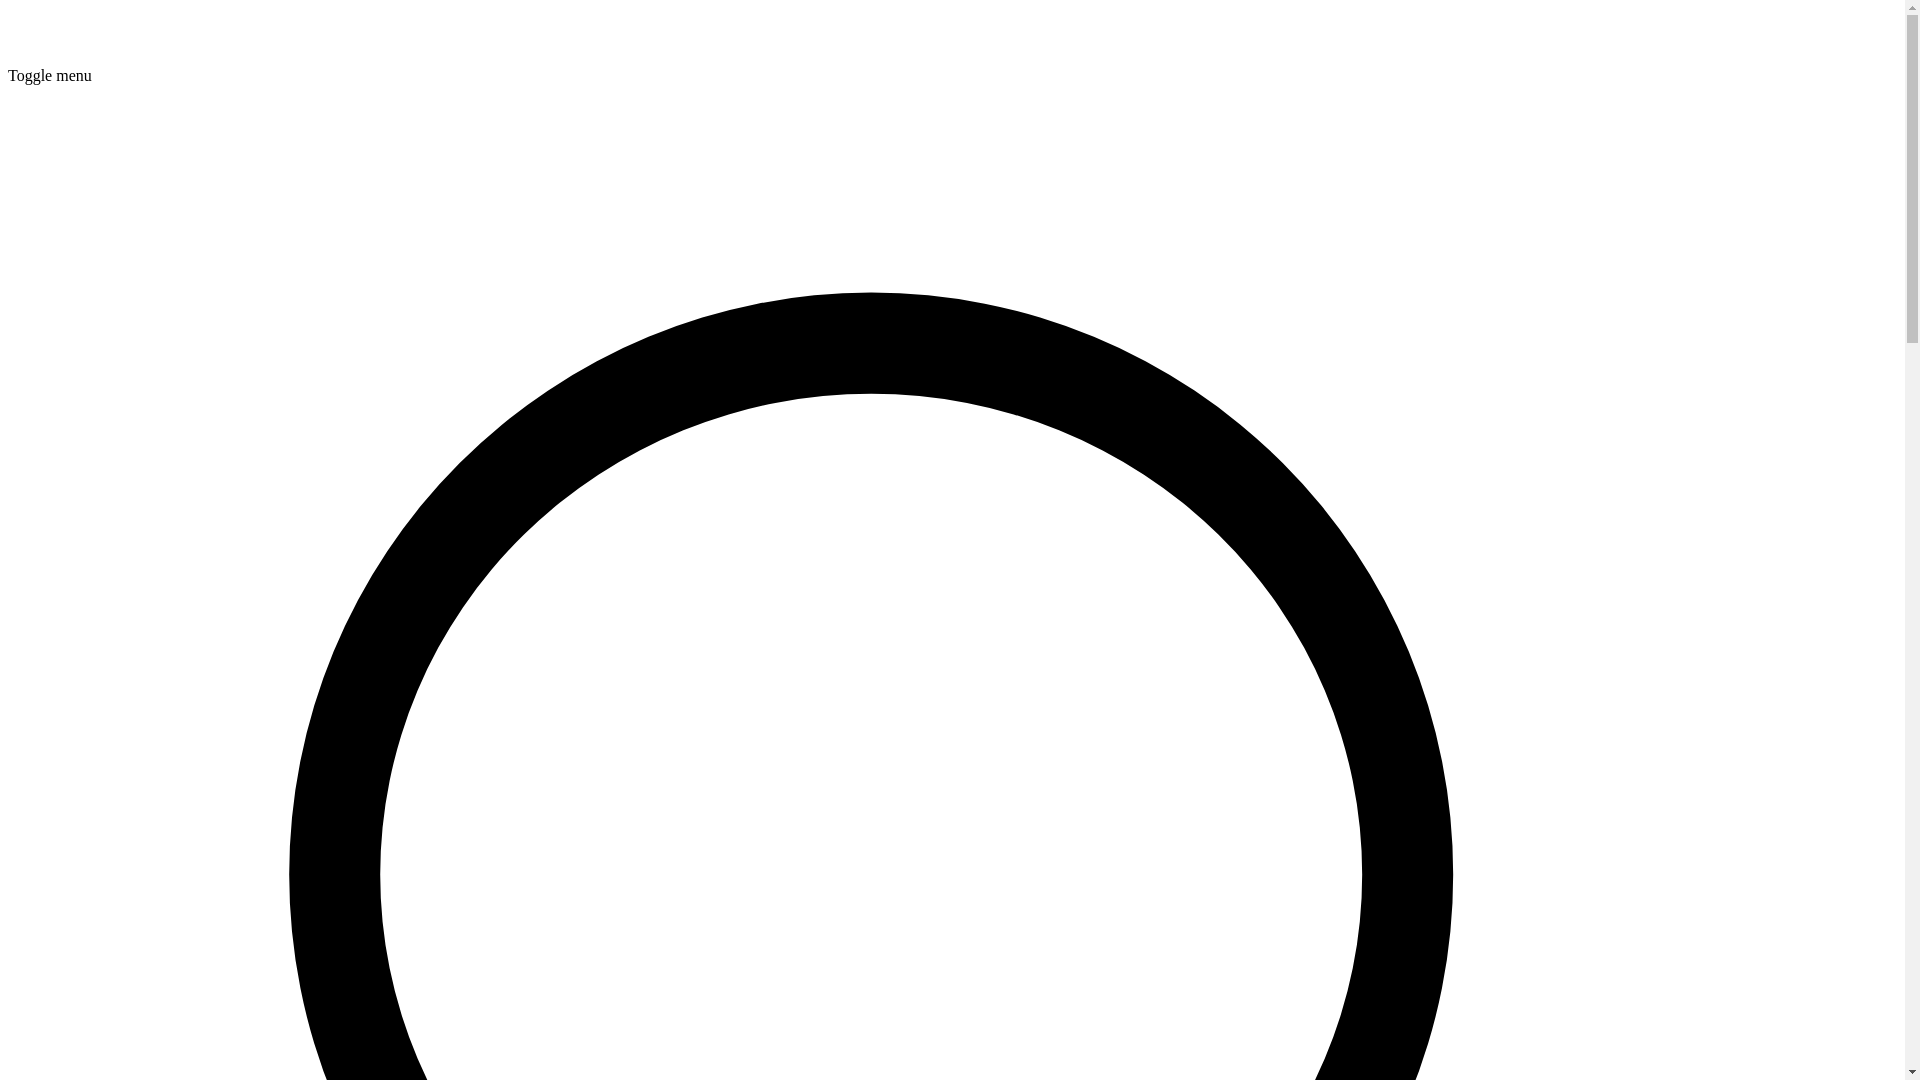  What do you see at coordinates (8, 56) in the screenshot?
I see `'Back to home'` at bounding box center [8, 56].